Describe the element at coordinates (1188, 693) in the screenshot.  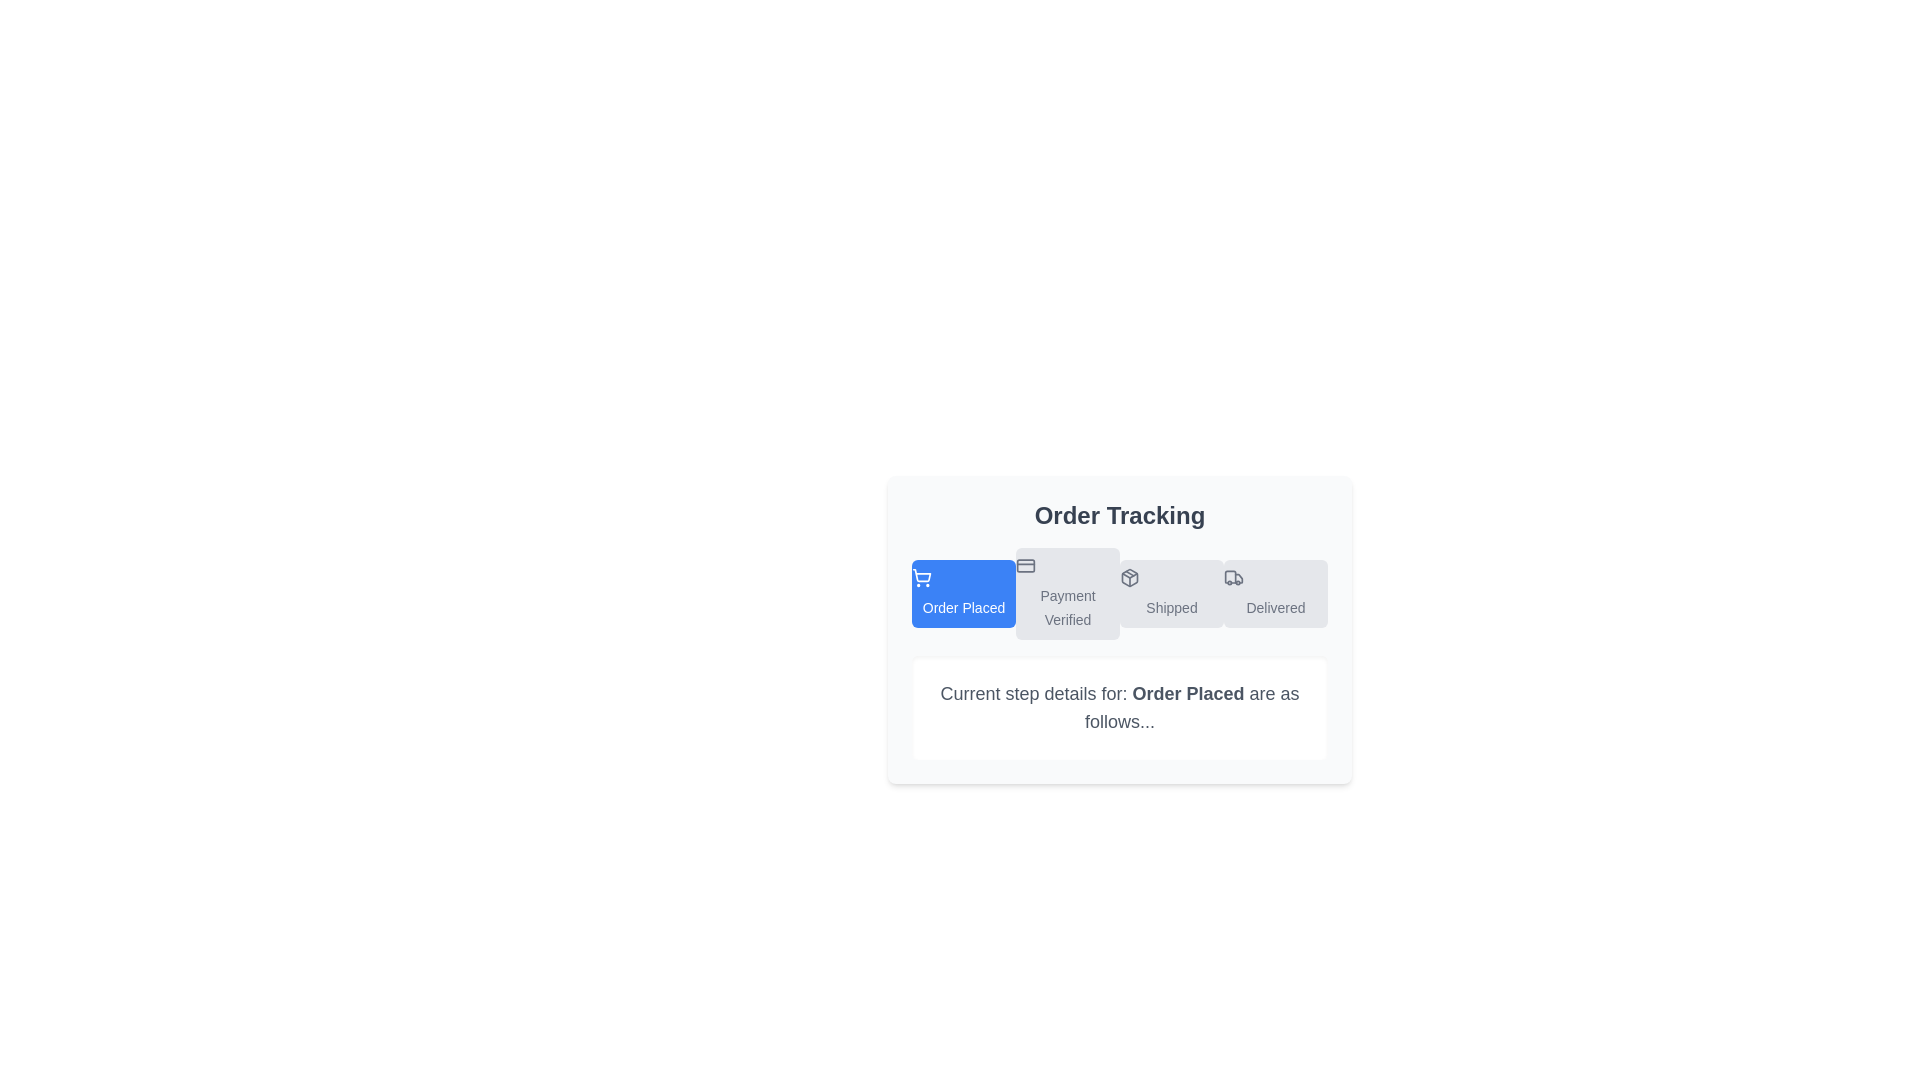
I see `text label indicating the current order status, specifically for the step 'Order Placed', located within the bottom section of the order-tracking widget card` at that location.